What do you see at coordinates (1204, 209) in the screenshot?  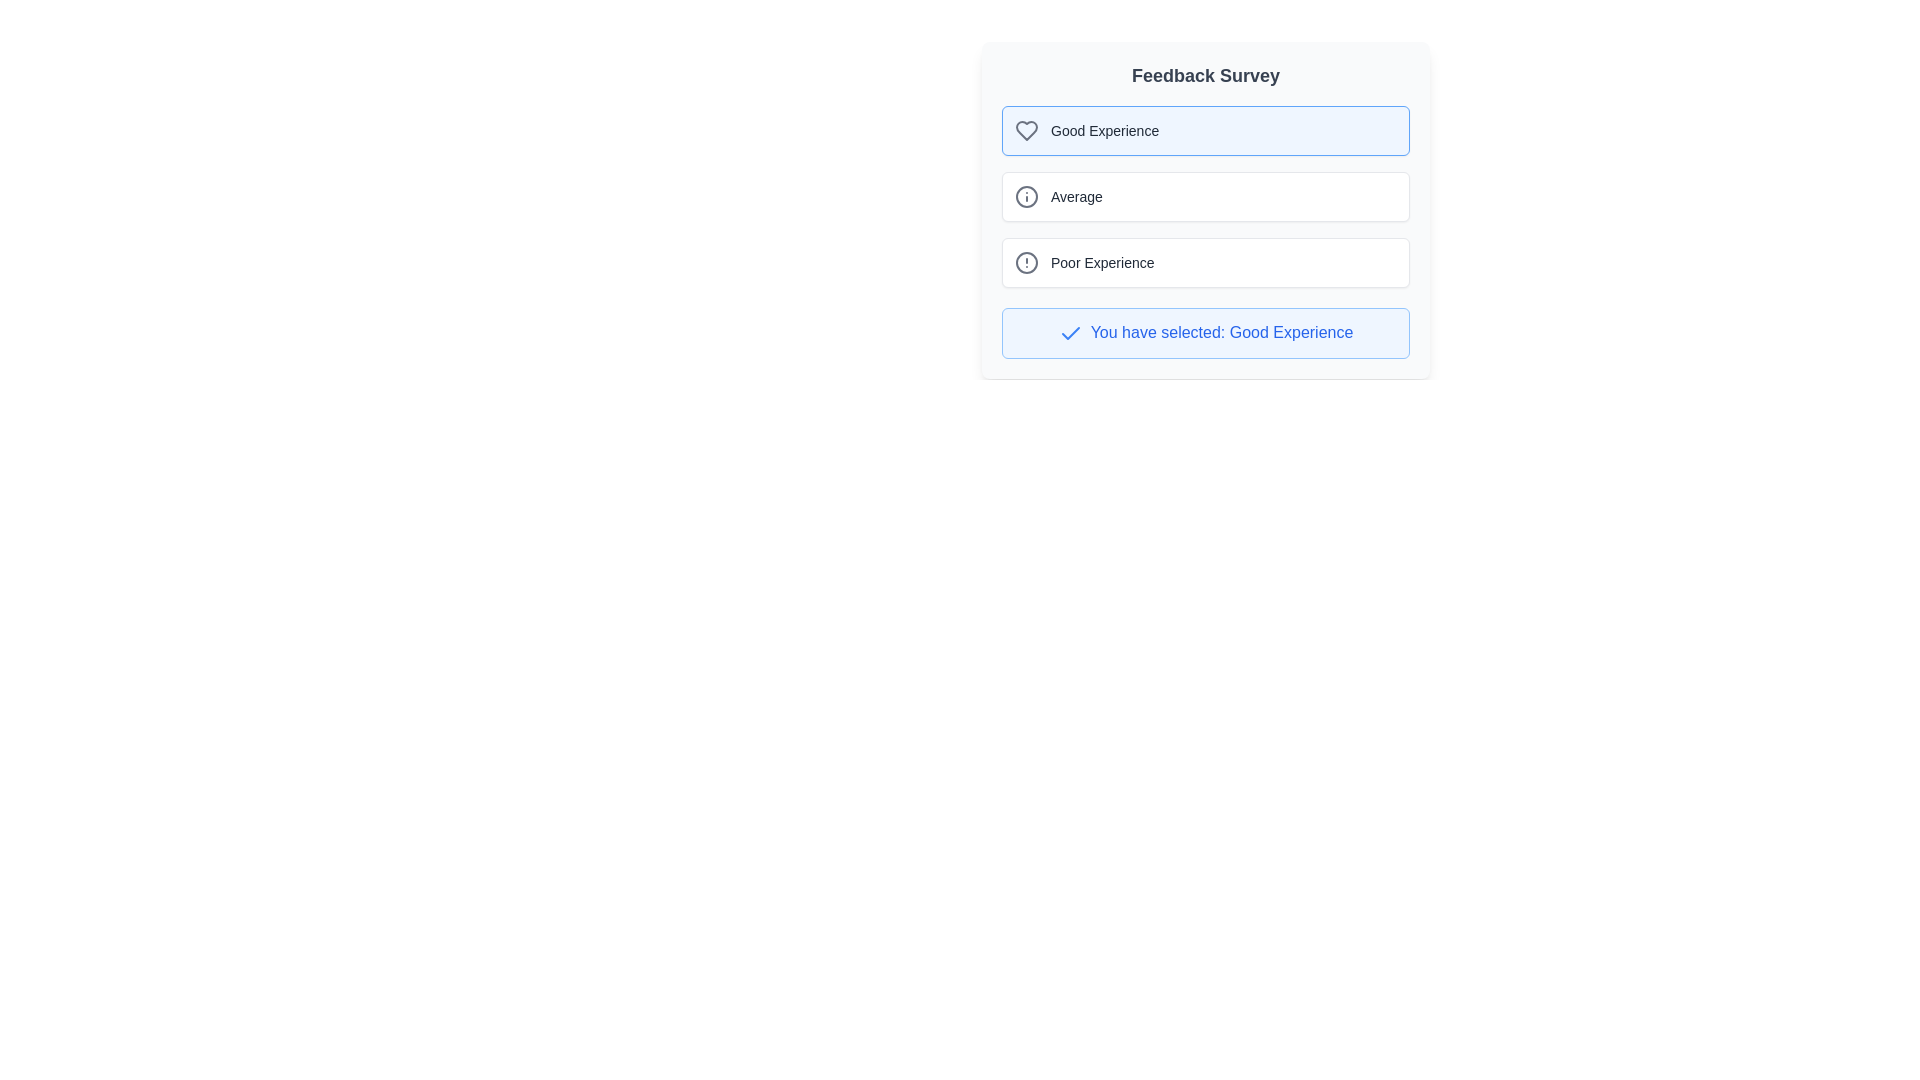 I see `the 'Average' button in the feedback survey interface` at bounding box center [1204, 209].